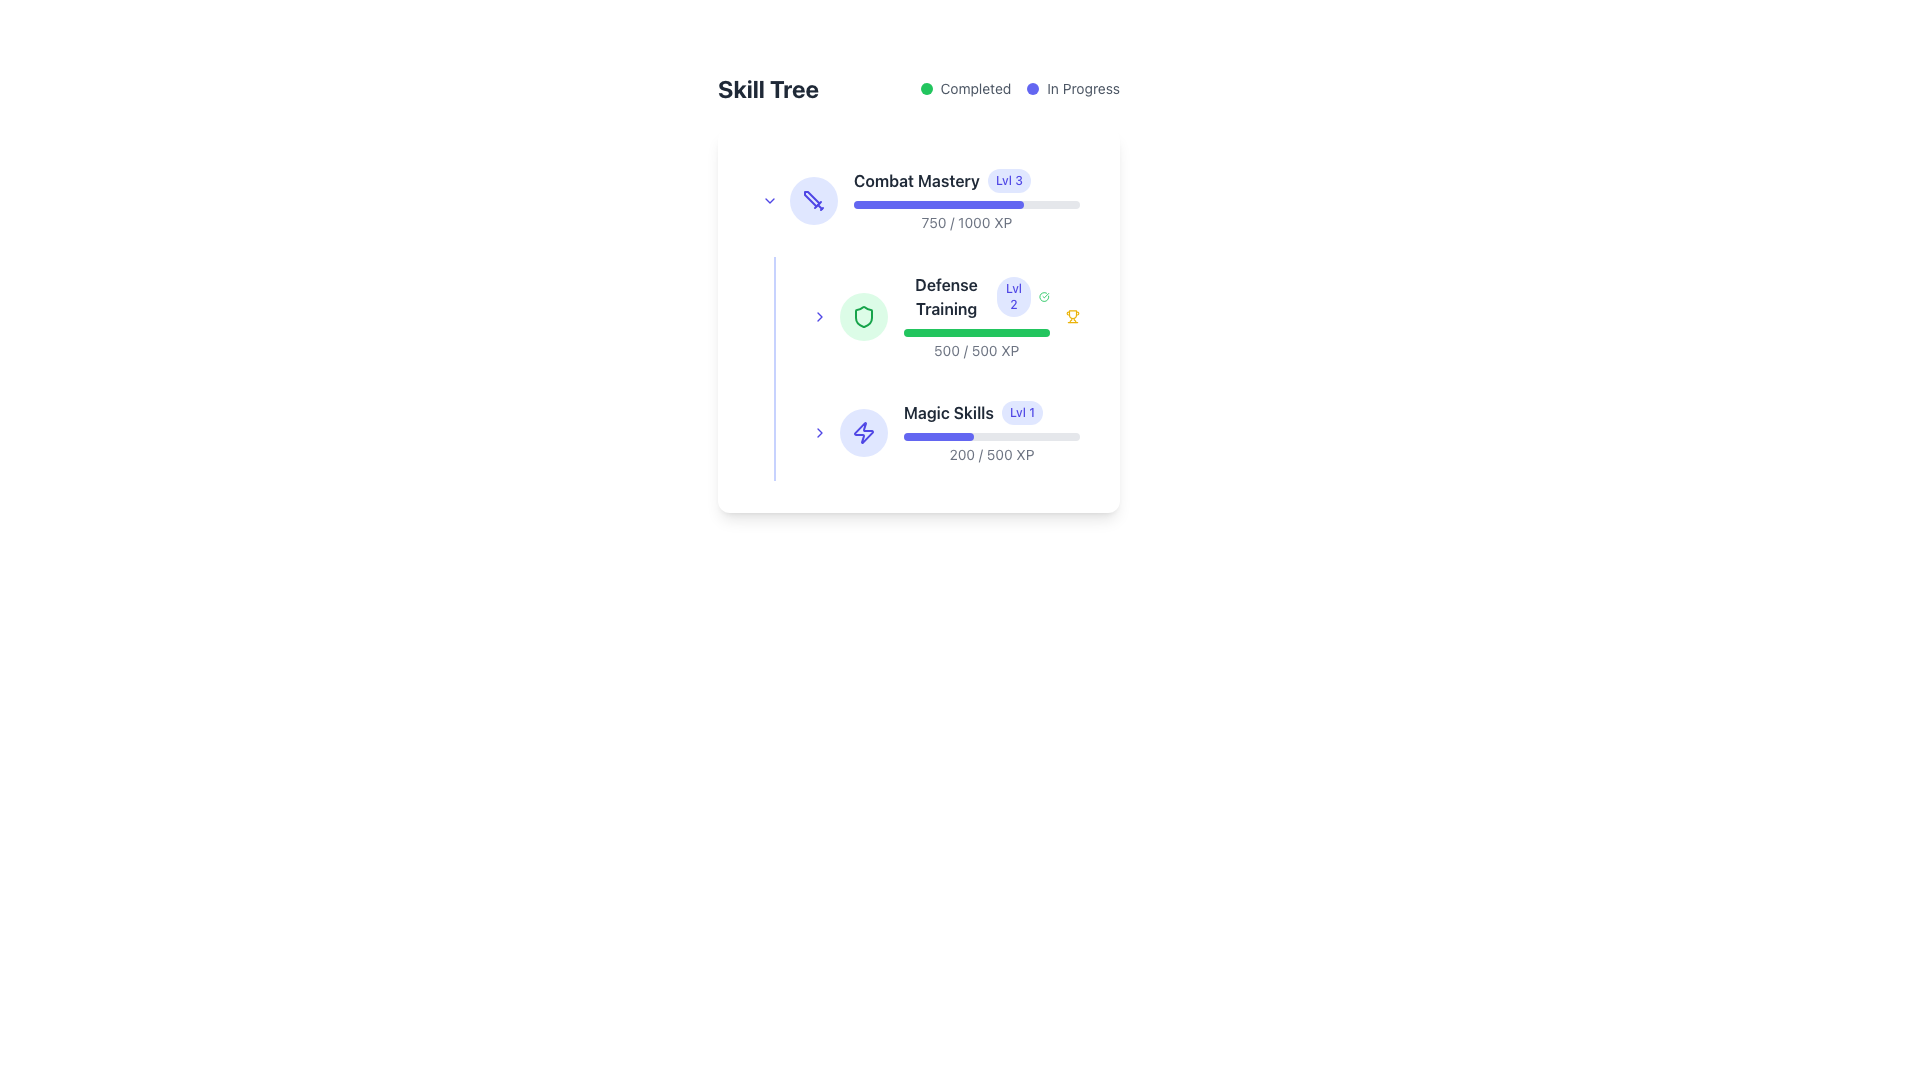 Image resolution: width=1920 pixels, height=1080 pixels. What do you see at coordinates (975, 87) in the screenshot?
I see `the static text label in the top-right section of the interface` at bounding box center [975, 87].